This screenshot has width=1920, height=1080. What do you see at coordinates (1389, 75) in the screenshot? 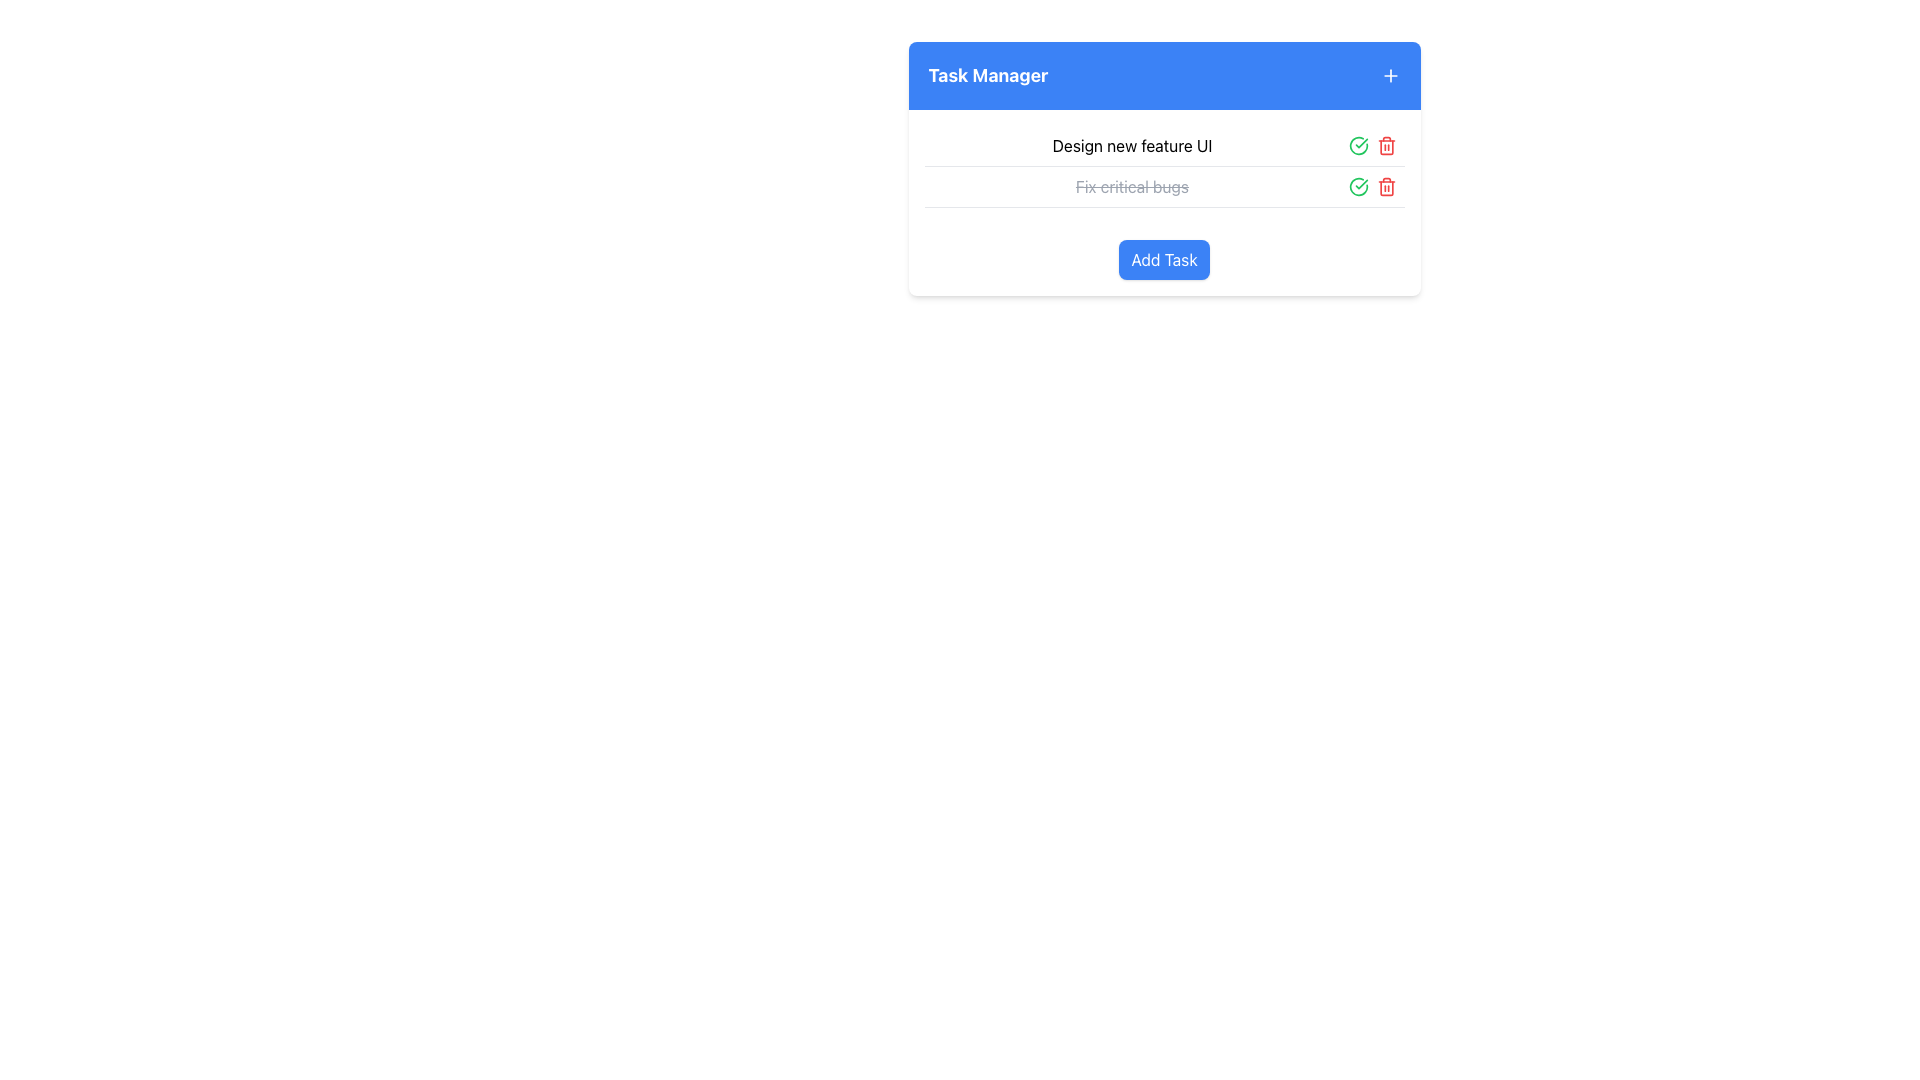
I see `the plus-shaped action button located in the top-right corner of the 'Task Manager' header` at bounding box center [1389, 75].